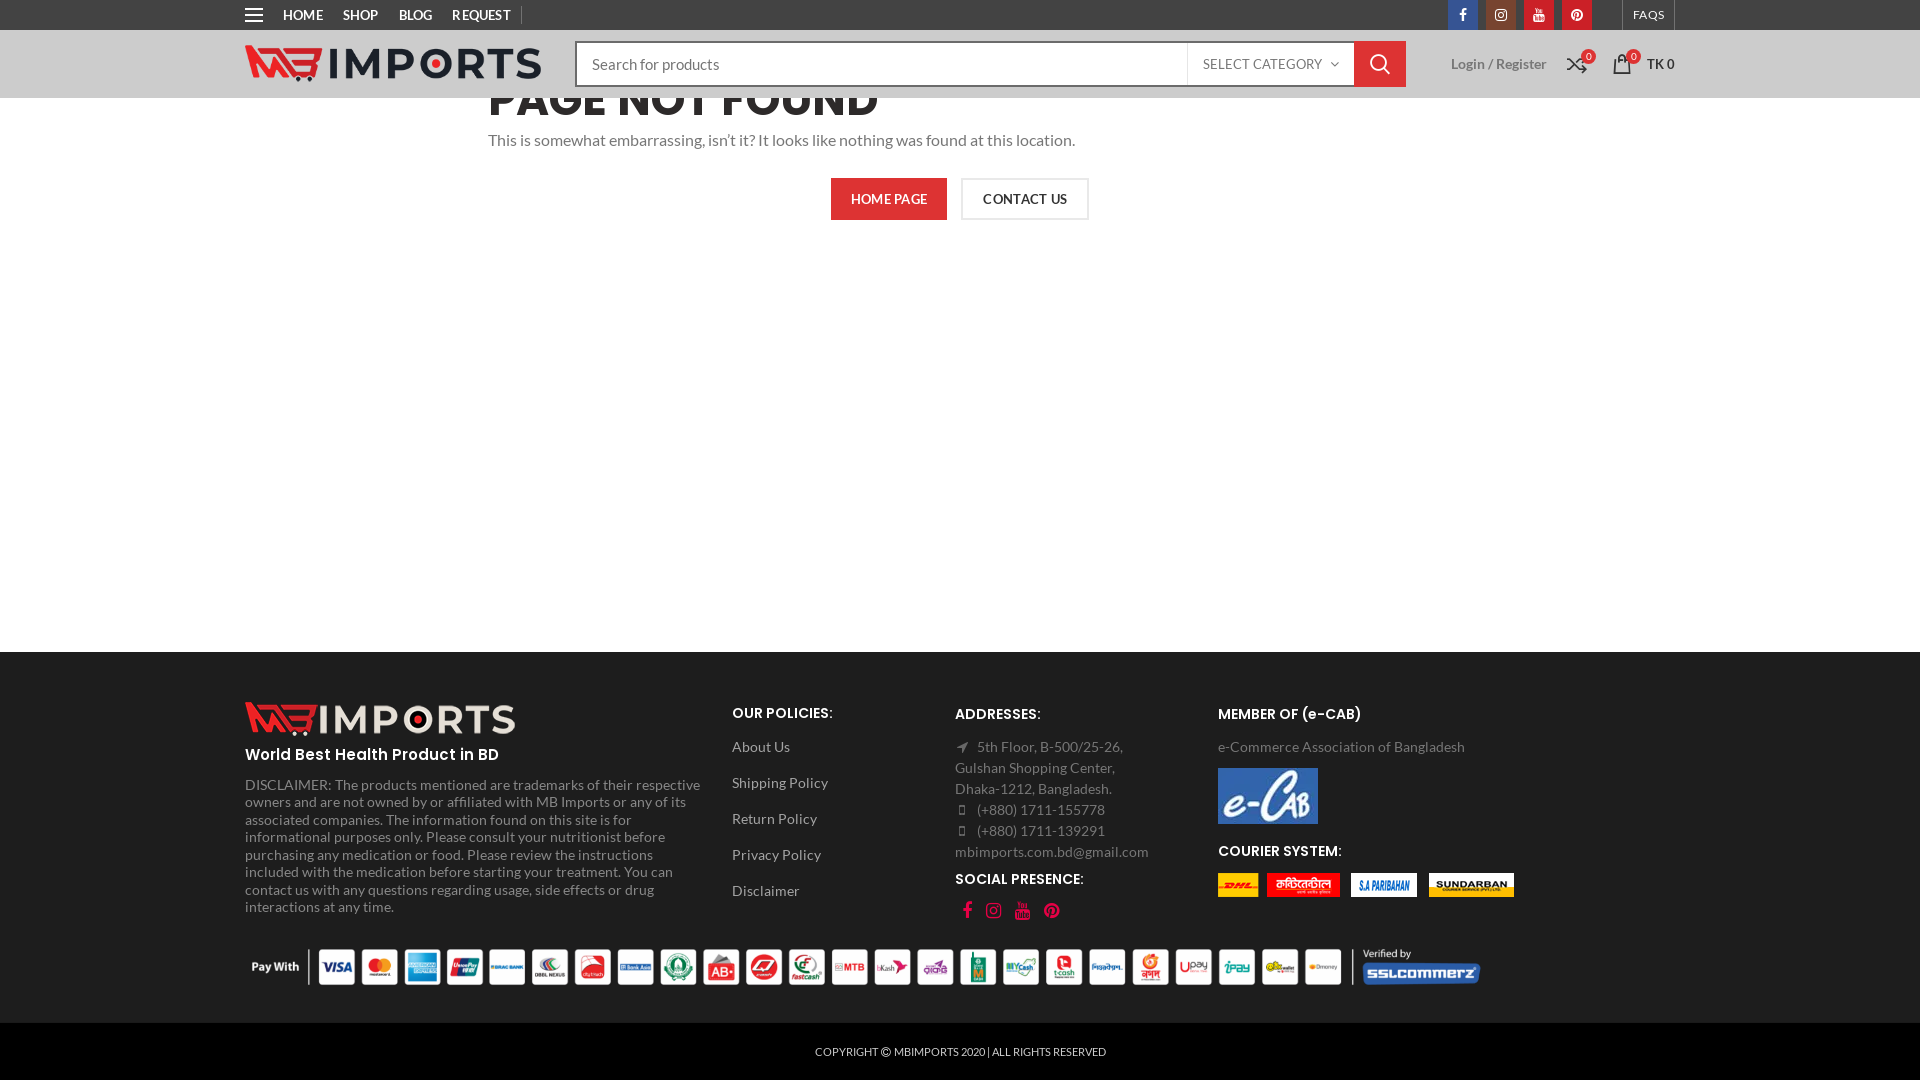 Image resolution: width=1920 pixels, height=1080 pixels. What do you see at coordinates (384, 718) in the screenshot?
I see `'mbimports3'` at bounding box center [384, 718].